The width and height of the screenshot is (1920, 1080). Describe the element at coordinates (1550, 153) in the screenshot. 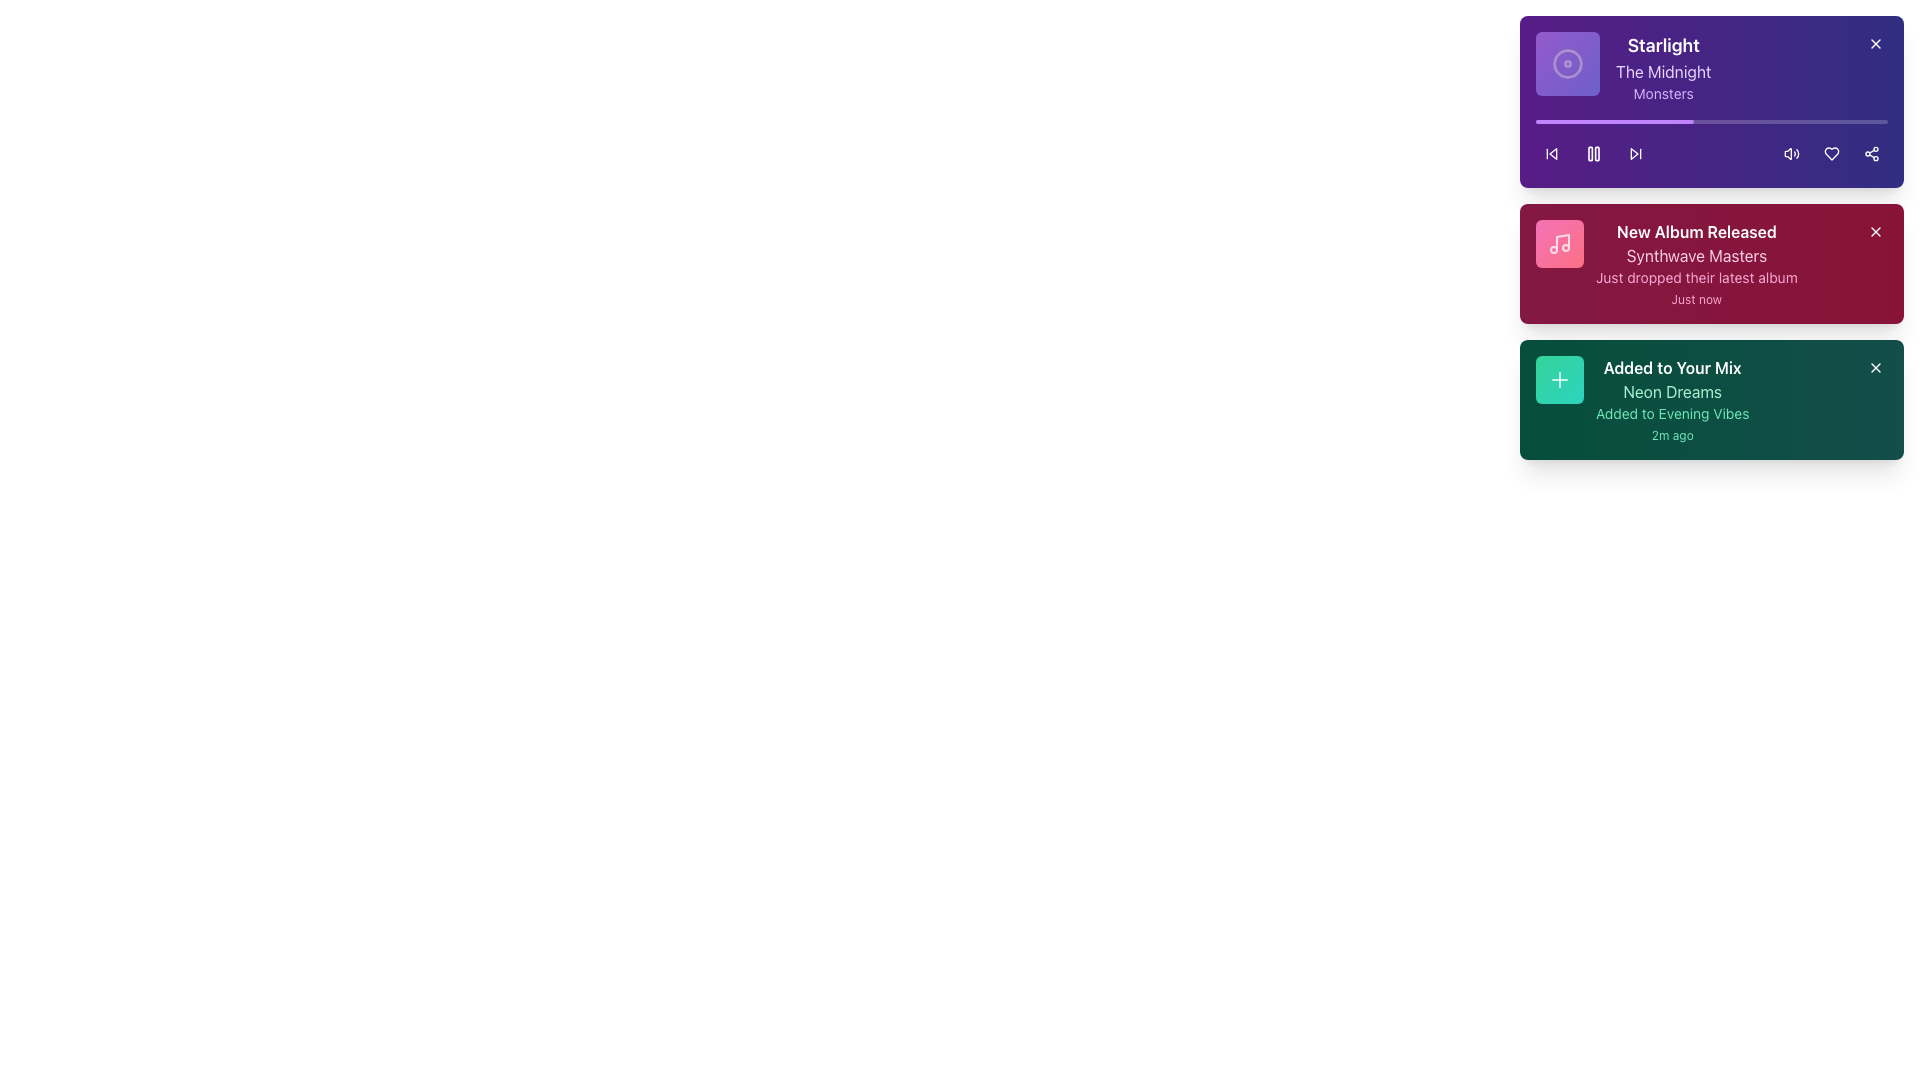

I see `the backward skip button icon, which is represented by a triangular arrow pointing left within a circular button area, located on the left side of a row of icons at the bottom of the purple notification card` at that location.